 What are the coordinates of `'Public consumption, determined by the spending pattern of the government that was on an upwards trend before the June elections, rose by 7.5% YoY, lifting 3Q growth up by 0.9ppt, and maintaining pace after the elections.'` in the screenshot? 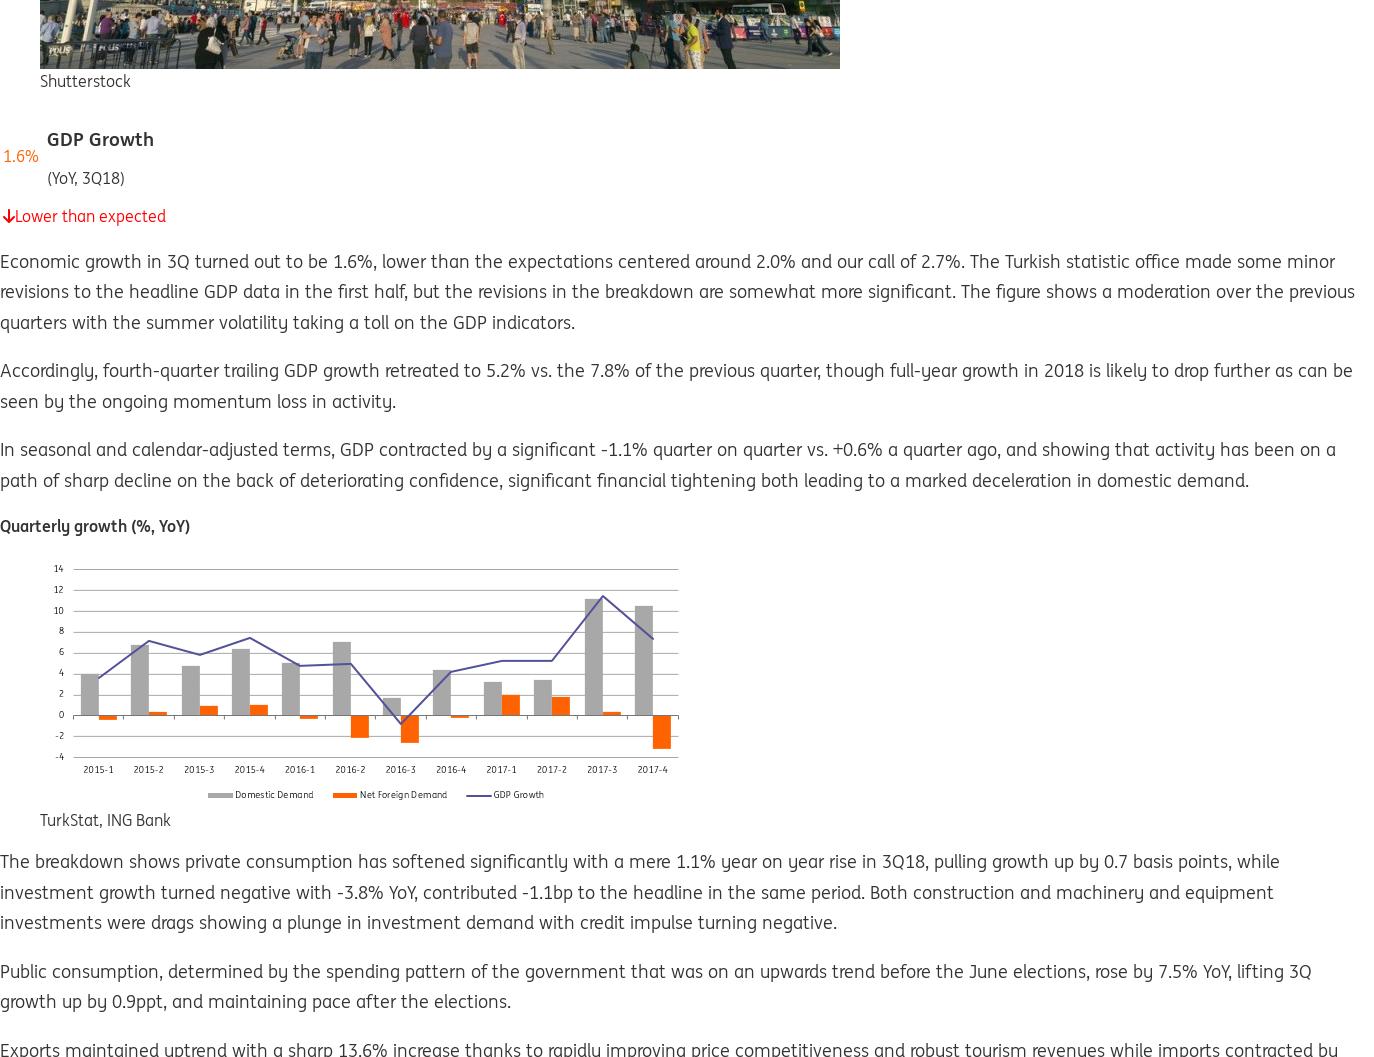 It's located at (655, 984).